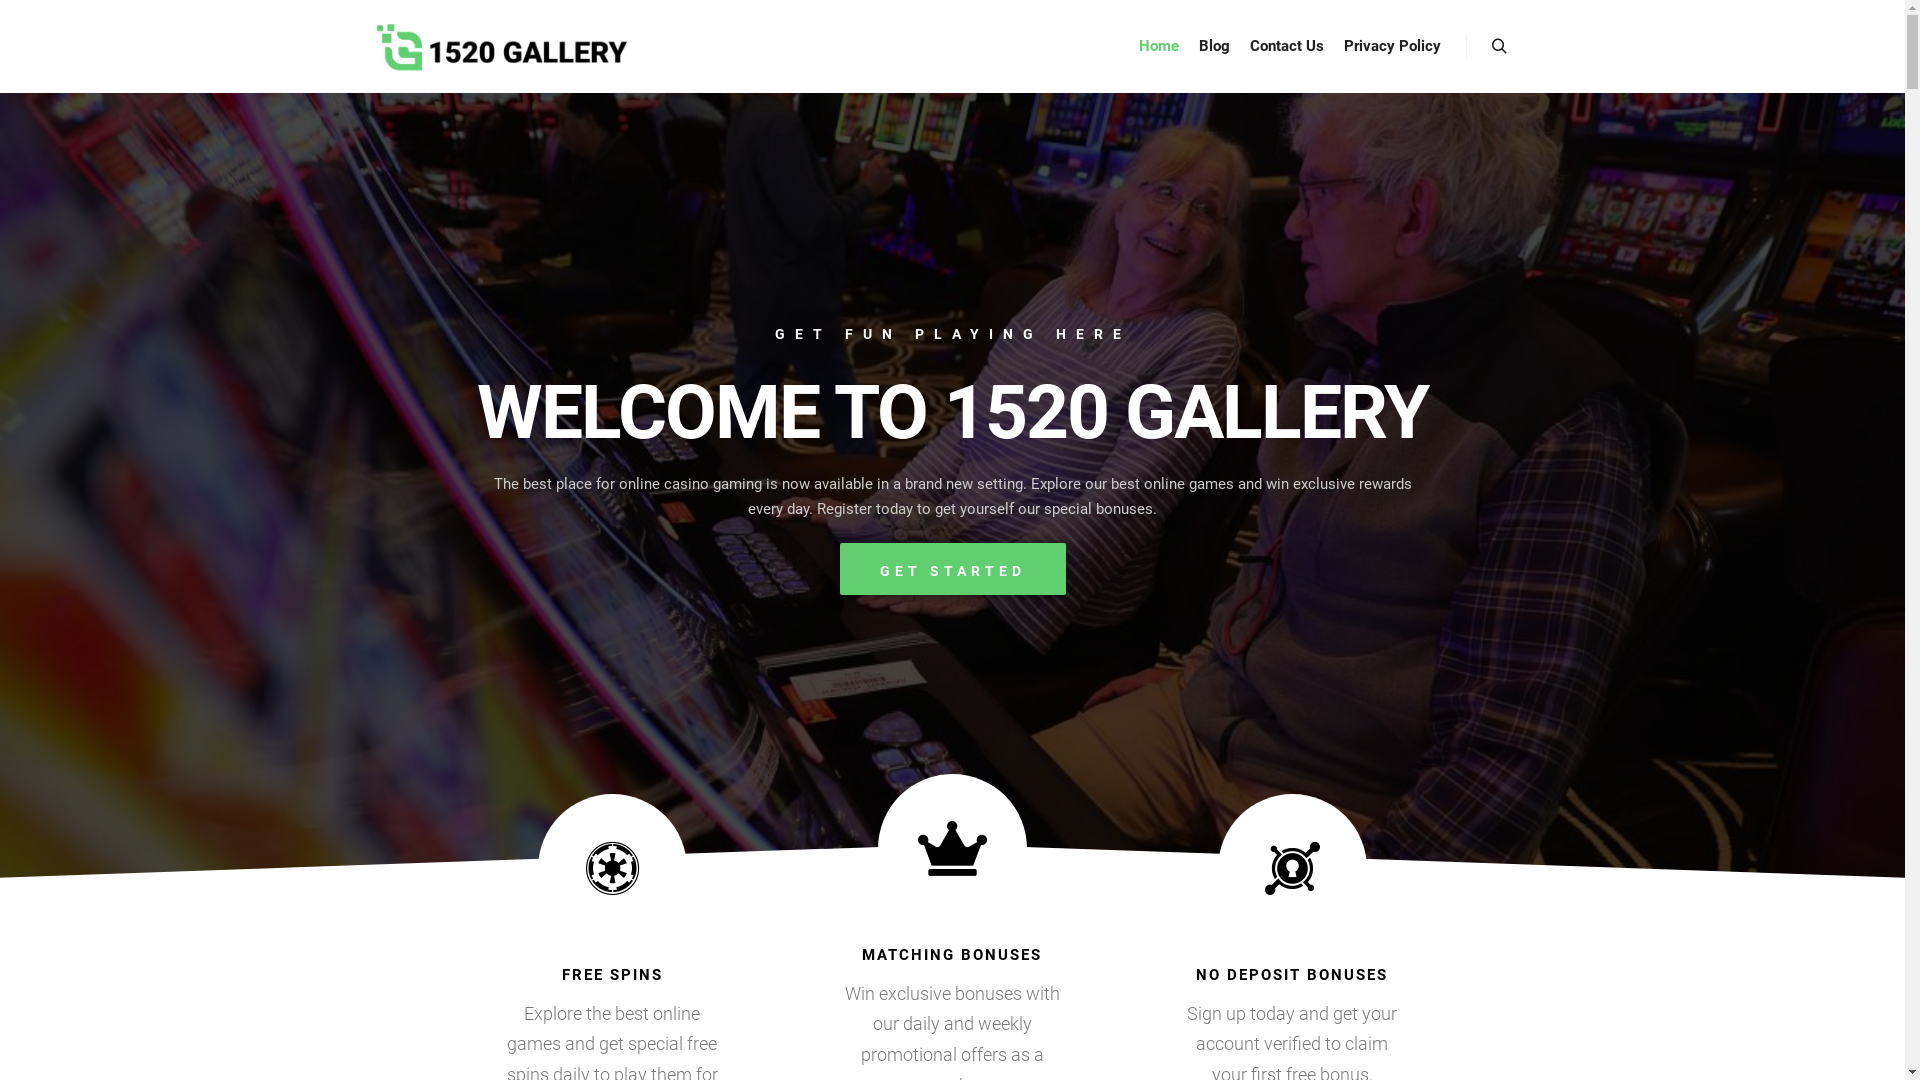 The width and height of the screenshot is (1920, 1080). Describe the element at coordinates (1391, 45) in the screenshot. I see `'Privacy Policy'` at that location.